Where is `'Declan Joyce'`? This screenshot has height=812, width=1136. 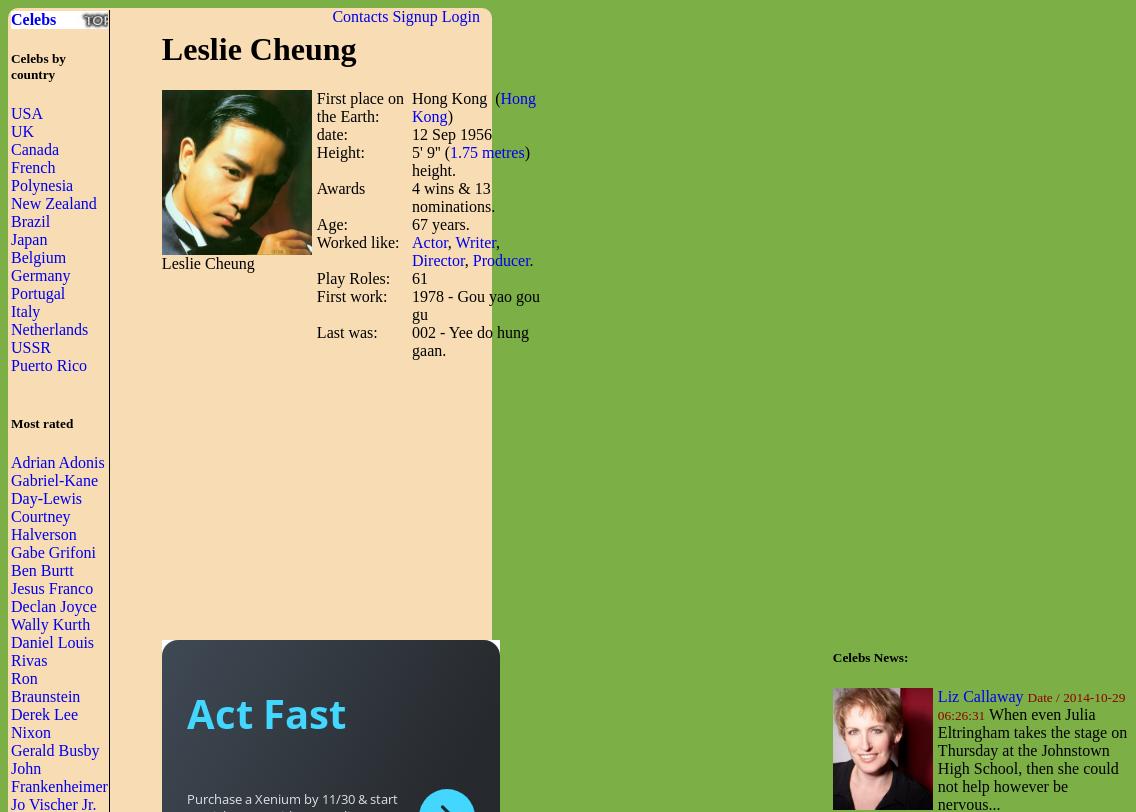 'Declan Joyce' is located at coordinates (52, 605).